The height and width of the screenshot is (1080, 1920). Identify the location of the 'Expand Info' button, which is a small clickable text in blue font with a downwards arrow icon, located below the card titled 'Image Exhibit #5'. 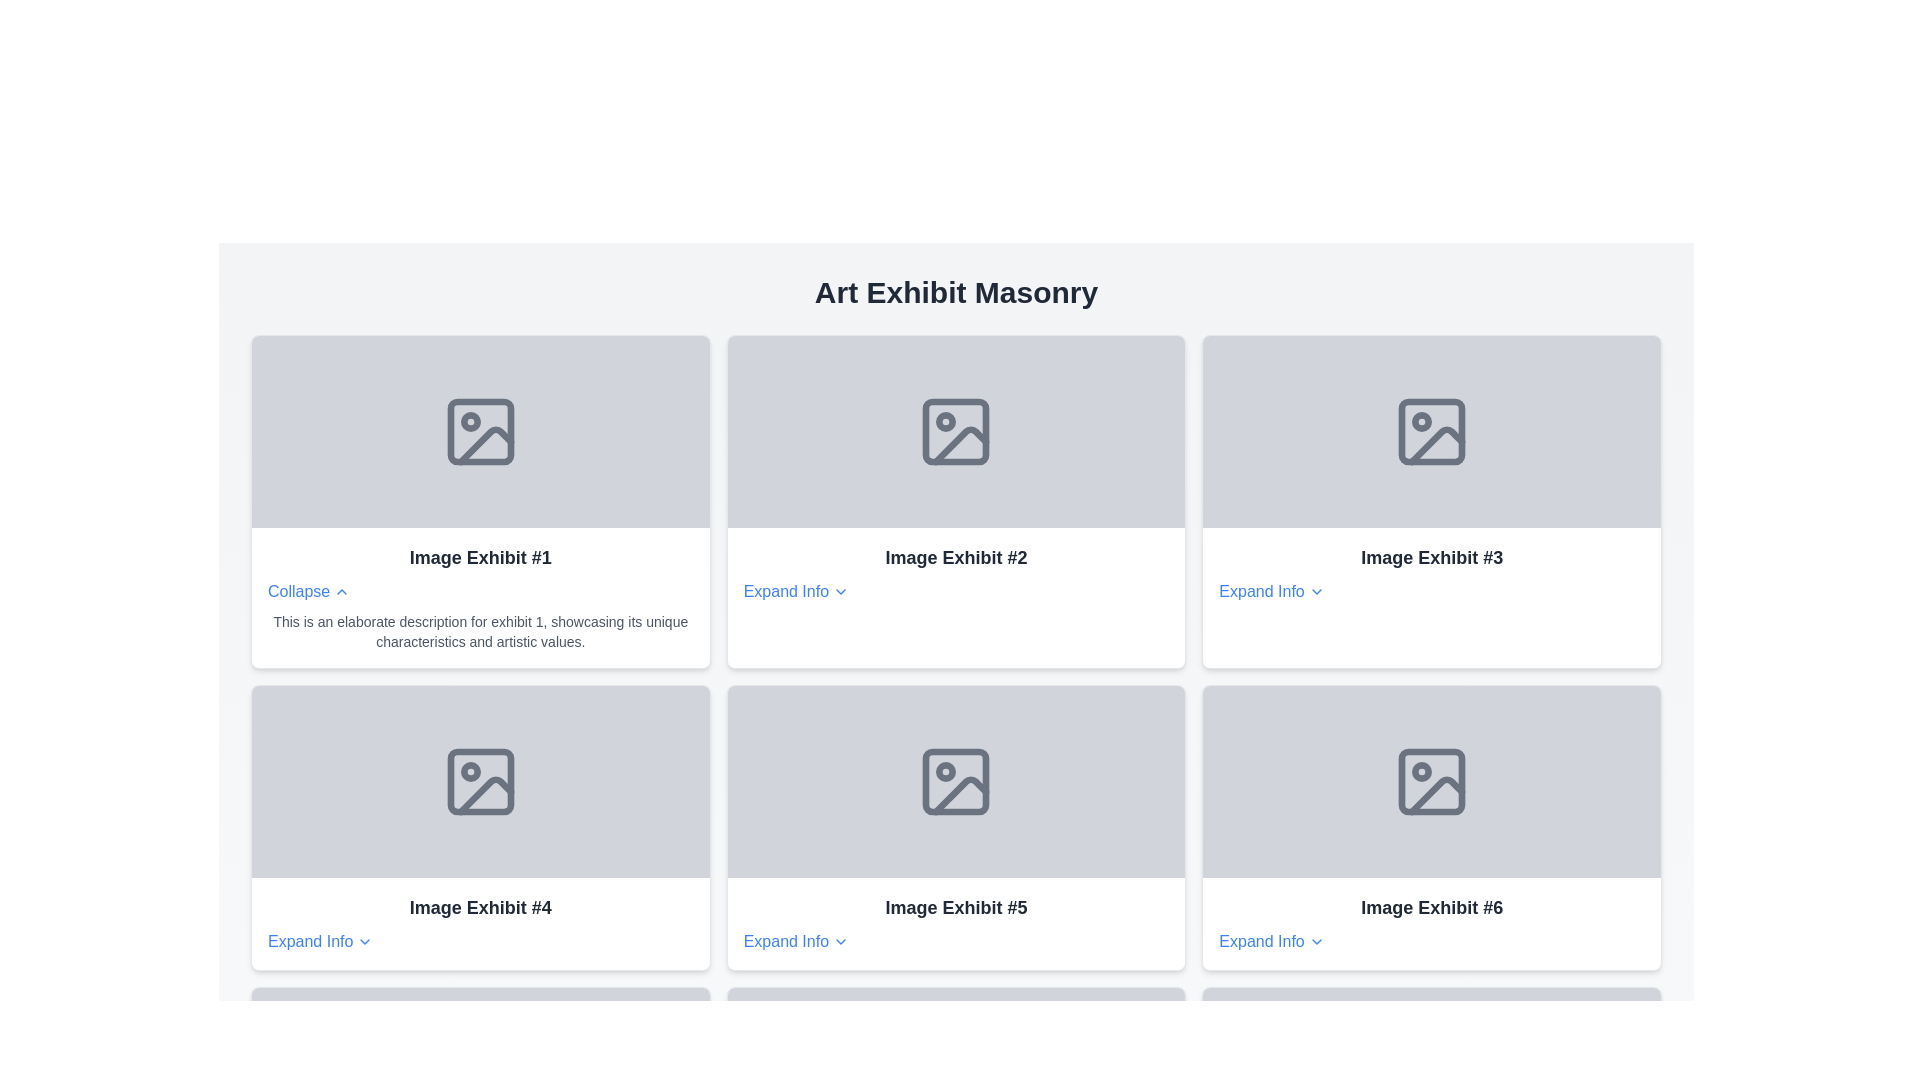
(795, 941).